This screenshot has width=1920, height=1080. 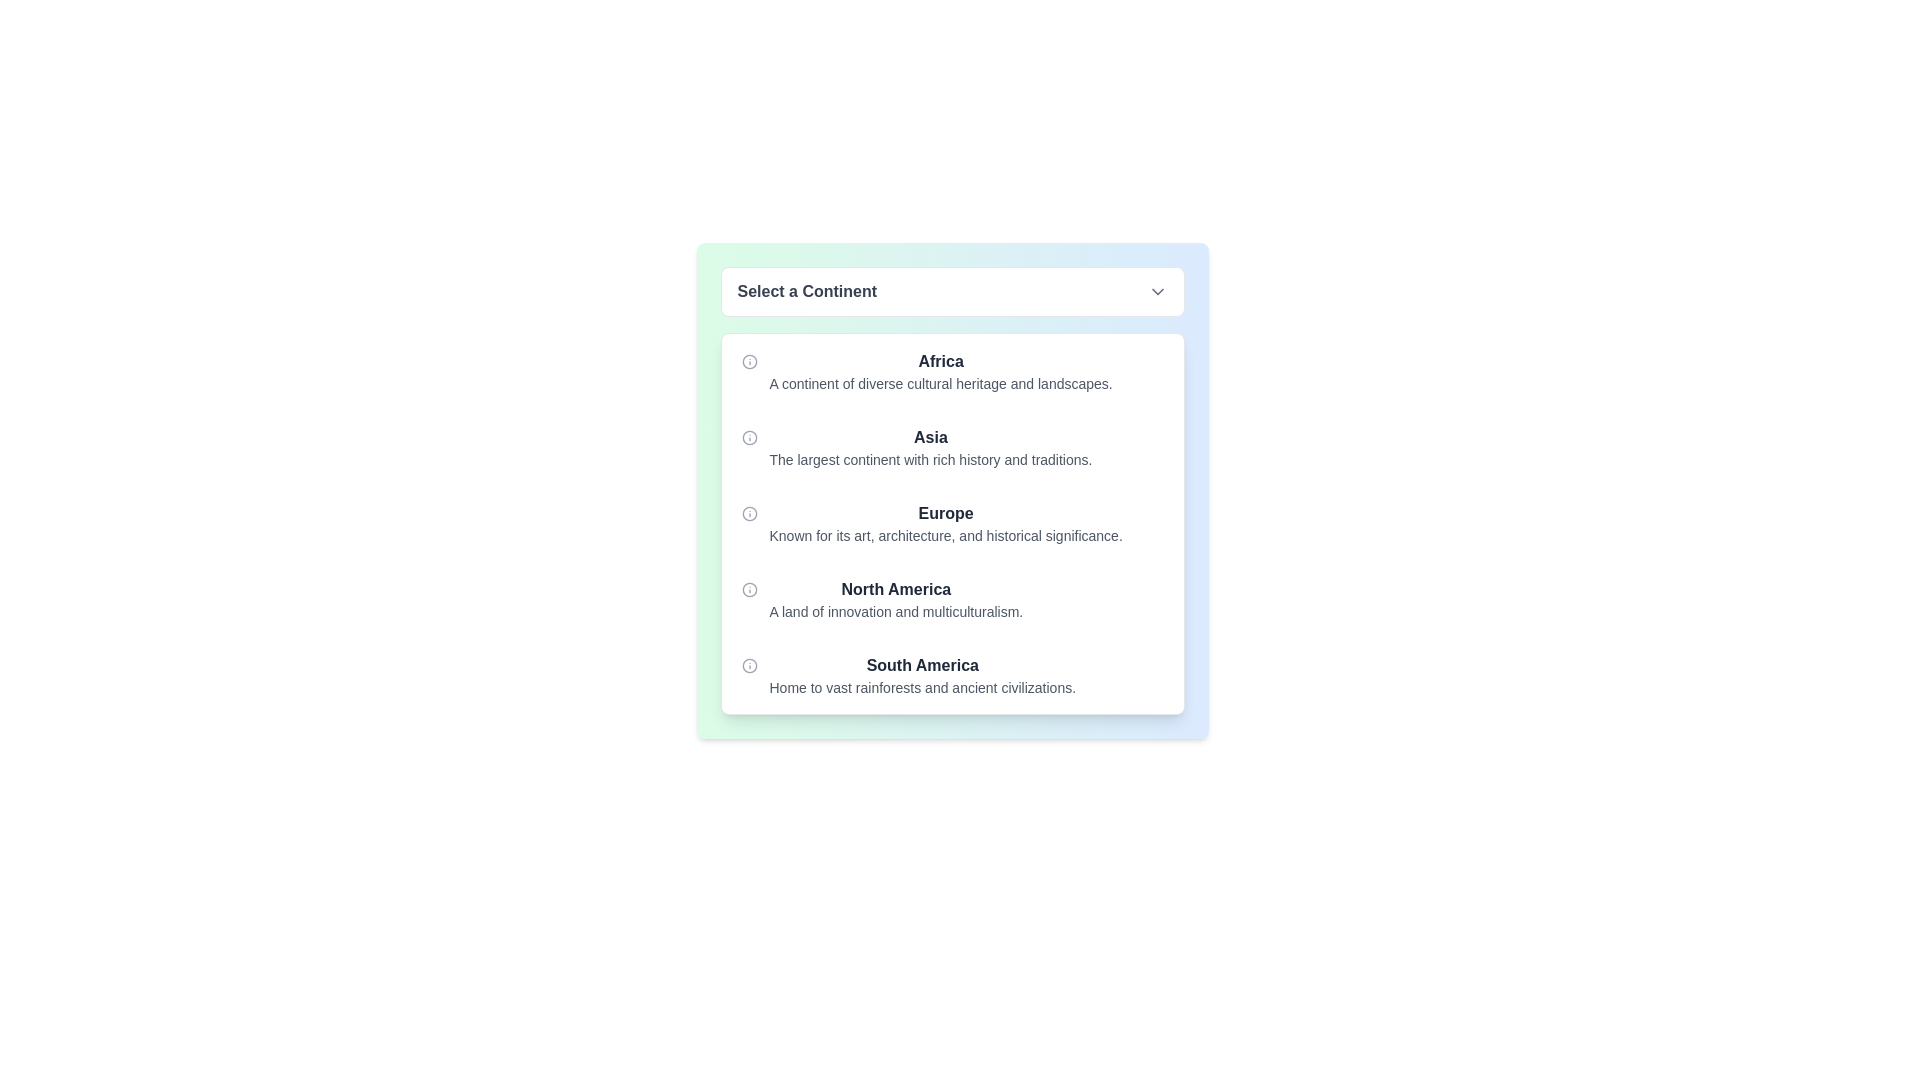 I want to click on the descriptive text label providing information about the 'Africa' selection option in the list, which is positioned directly below the 'Africa' heading, so click(x=940, y=384).